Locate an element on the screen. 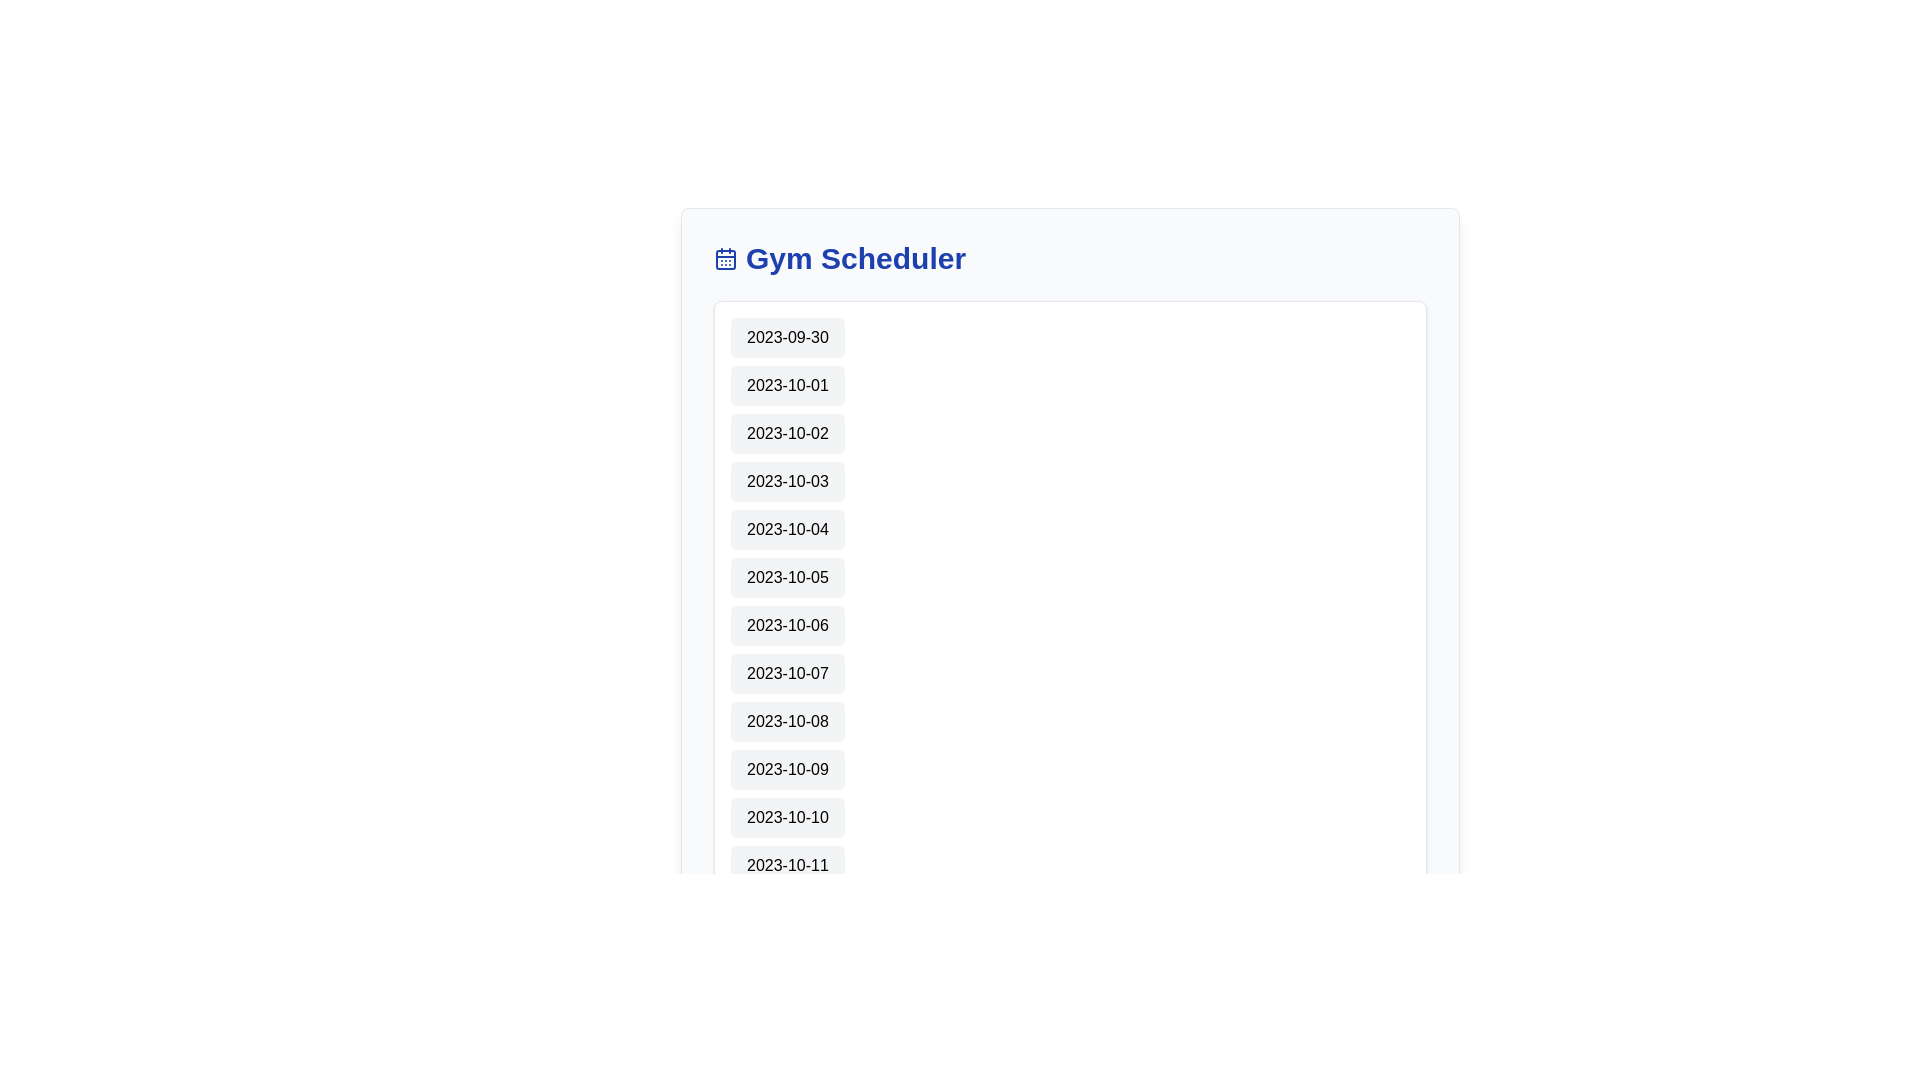 This screenshot has height=1080, width=1920. the date button displaying '2023-10-08' is located at coordinates (786, 721).